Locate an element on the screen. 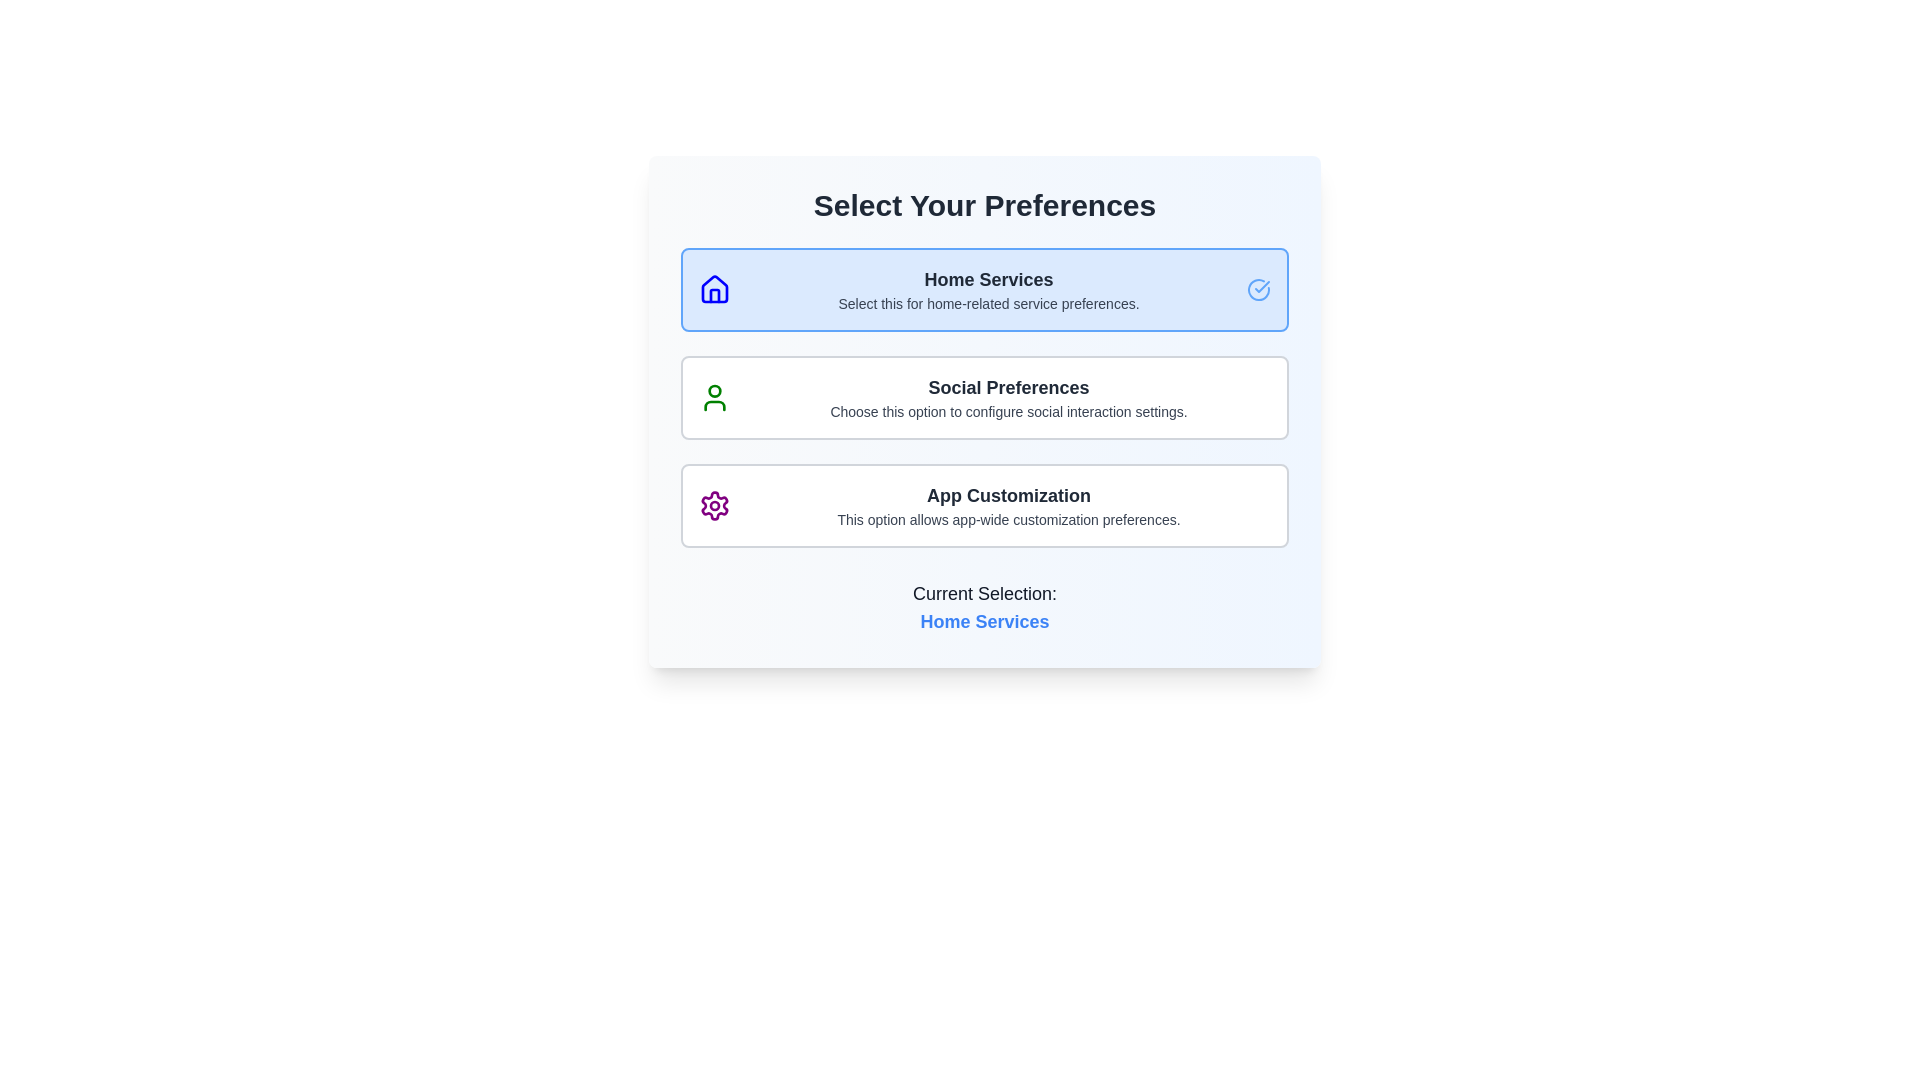 This screenshot has height=1080, width=1920. the purple gear icon located at the top-left corner of the 'App Customization' option card to indicate activation is located at coordinates (715, 504).